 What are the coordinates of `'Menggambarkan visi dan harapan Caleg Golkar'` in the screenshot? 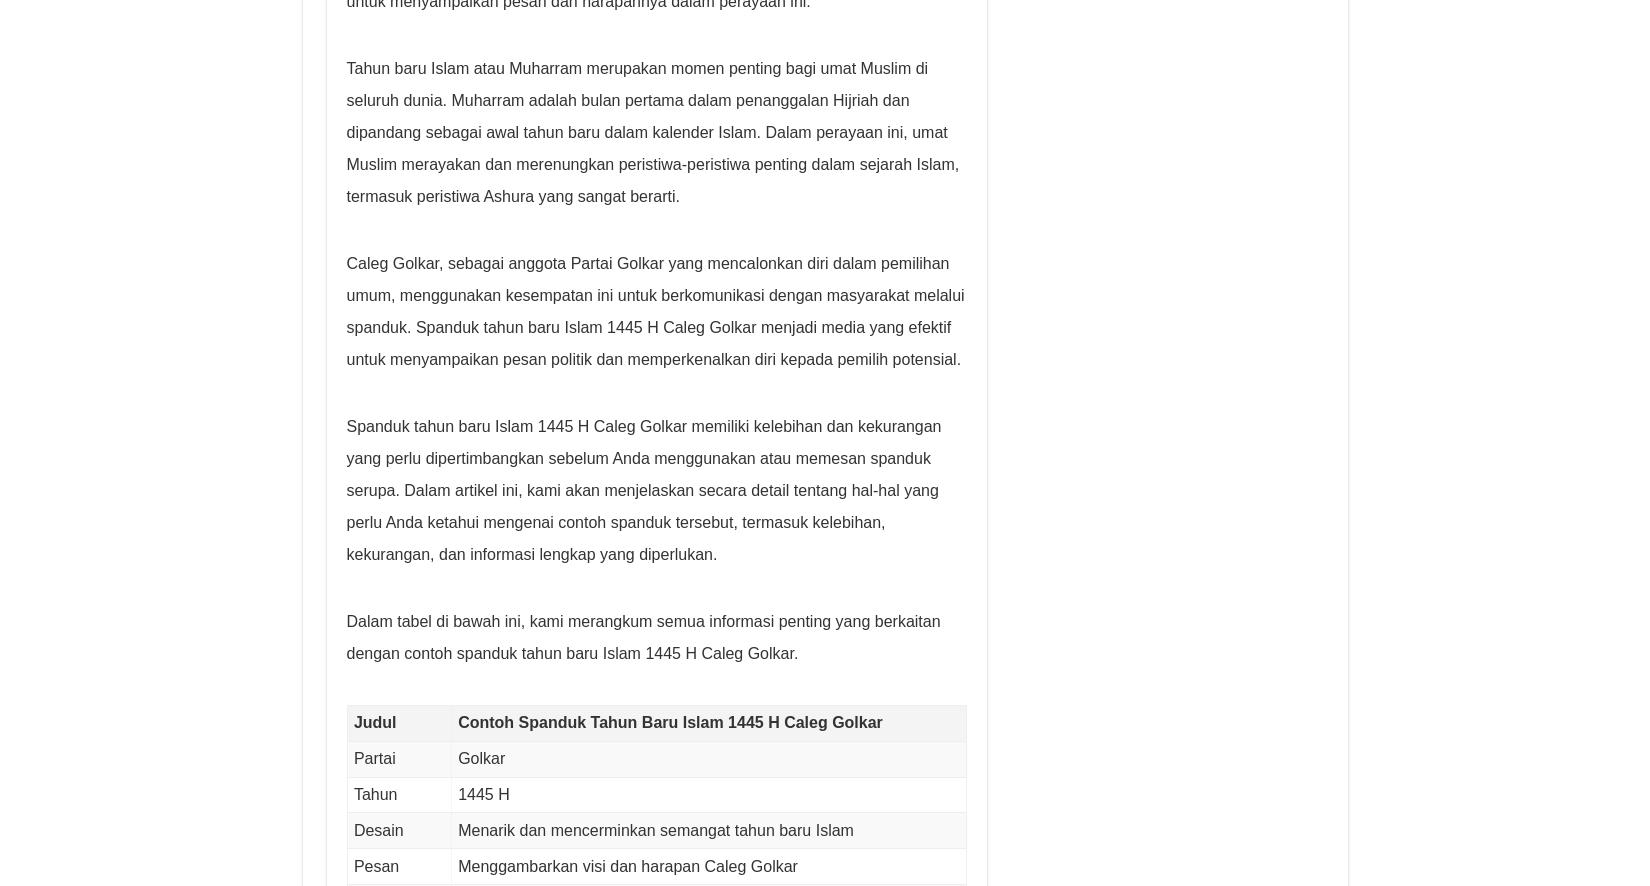 It's located at (626, 864).